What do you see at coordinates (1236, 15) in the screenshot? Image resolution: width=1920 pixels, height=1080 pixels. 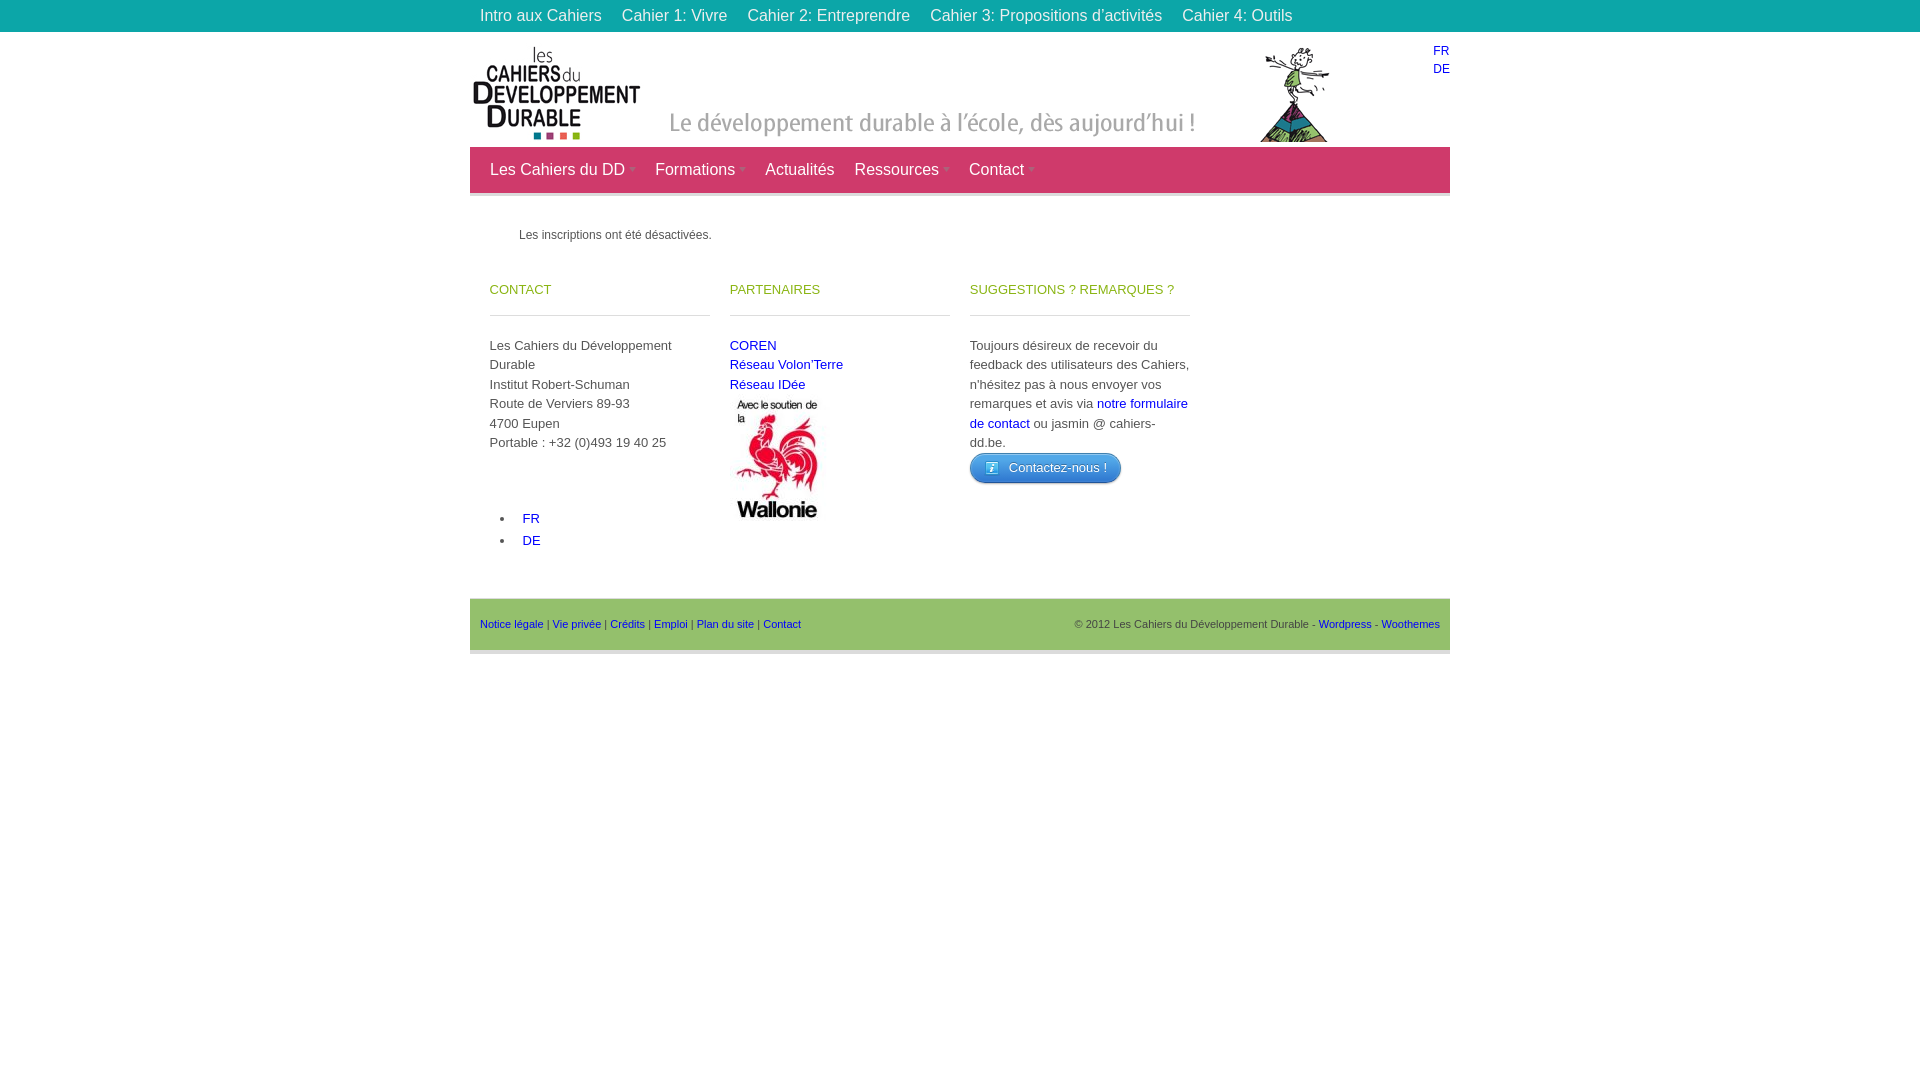 I see `'Cahier 4: Outils'` at bounding box center [1236, 15].